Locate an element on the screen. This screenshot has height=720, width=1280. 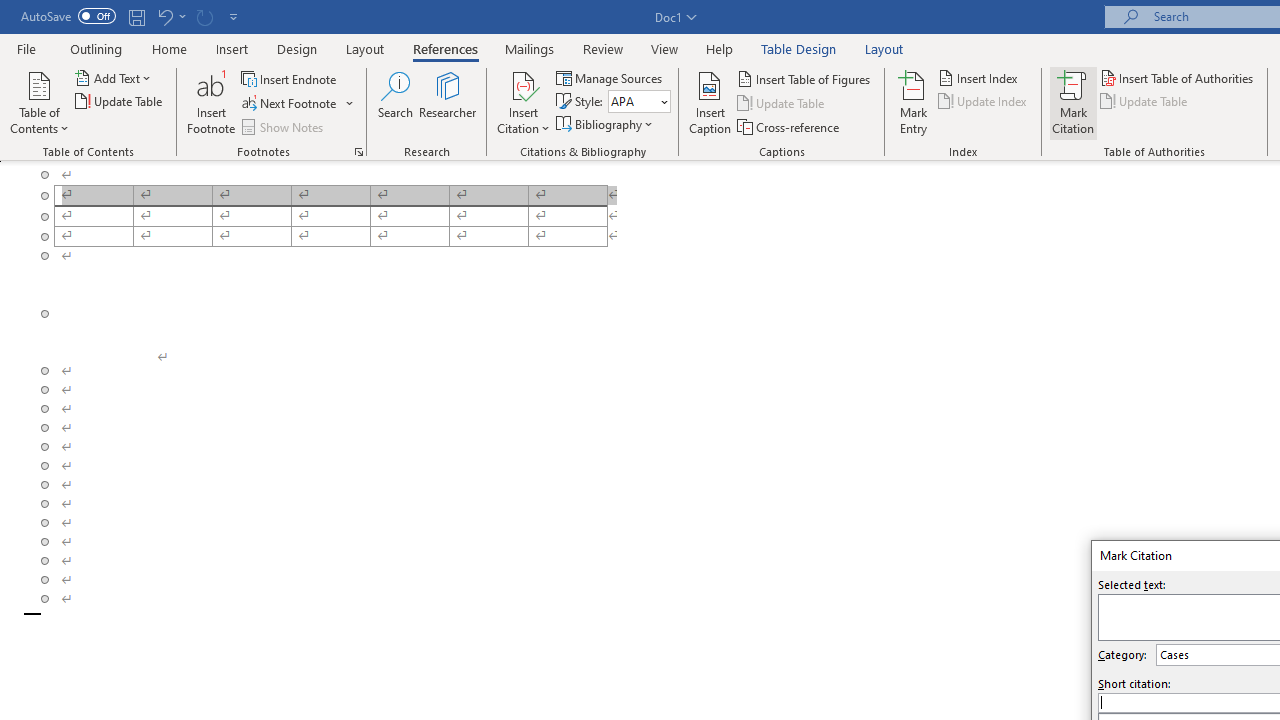
'Mark Citation...' is located at coordinates (1072, 103).